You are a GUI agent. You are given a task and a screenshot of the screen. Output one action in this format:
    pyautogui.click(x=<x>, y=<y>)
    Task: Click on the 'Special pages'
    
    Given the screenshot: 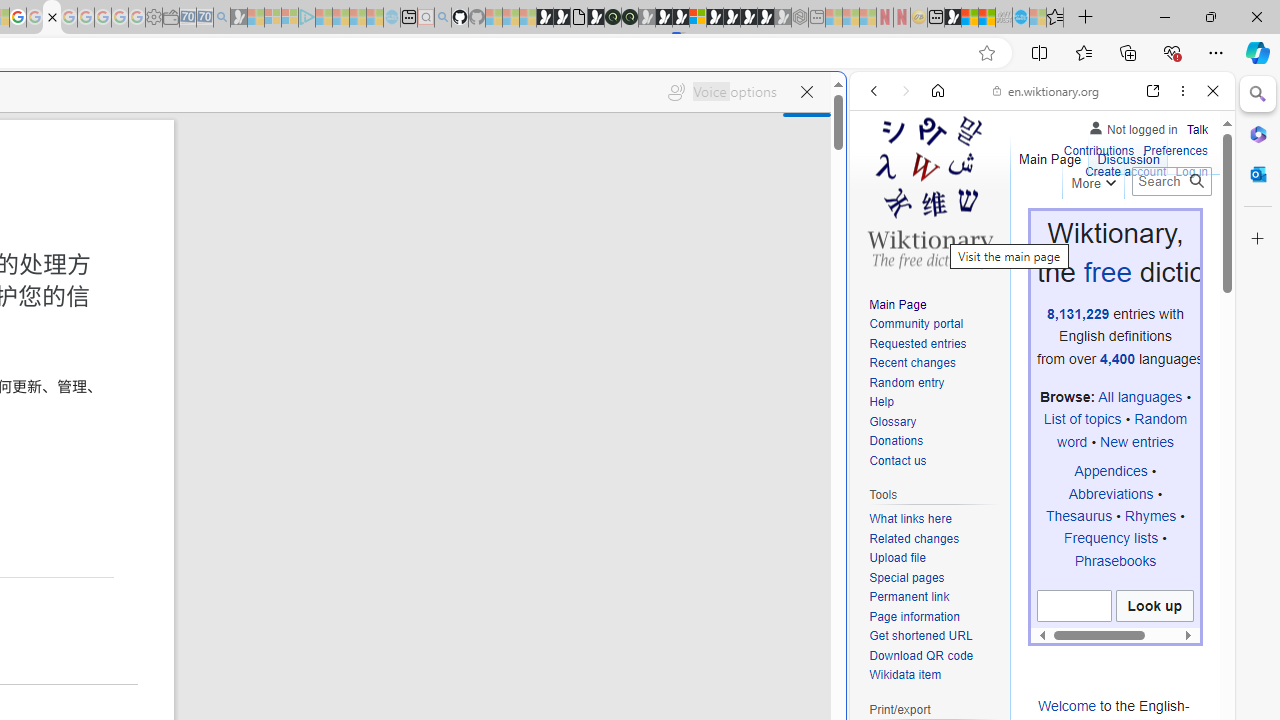 What is the action you would take?
    pyautogui.click(x=905, y=577)
    